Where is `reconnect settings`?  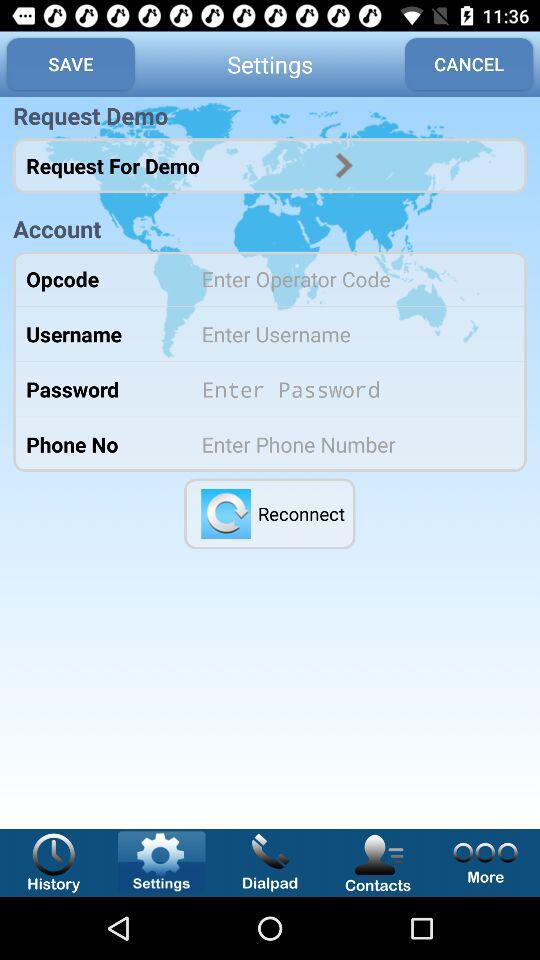 reconnect settings is located at coordinates (225, 512).